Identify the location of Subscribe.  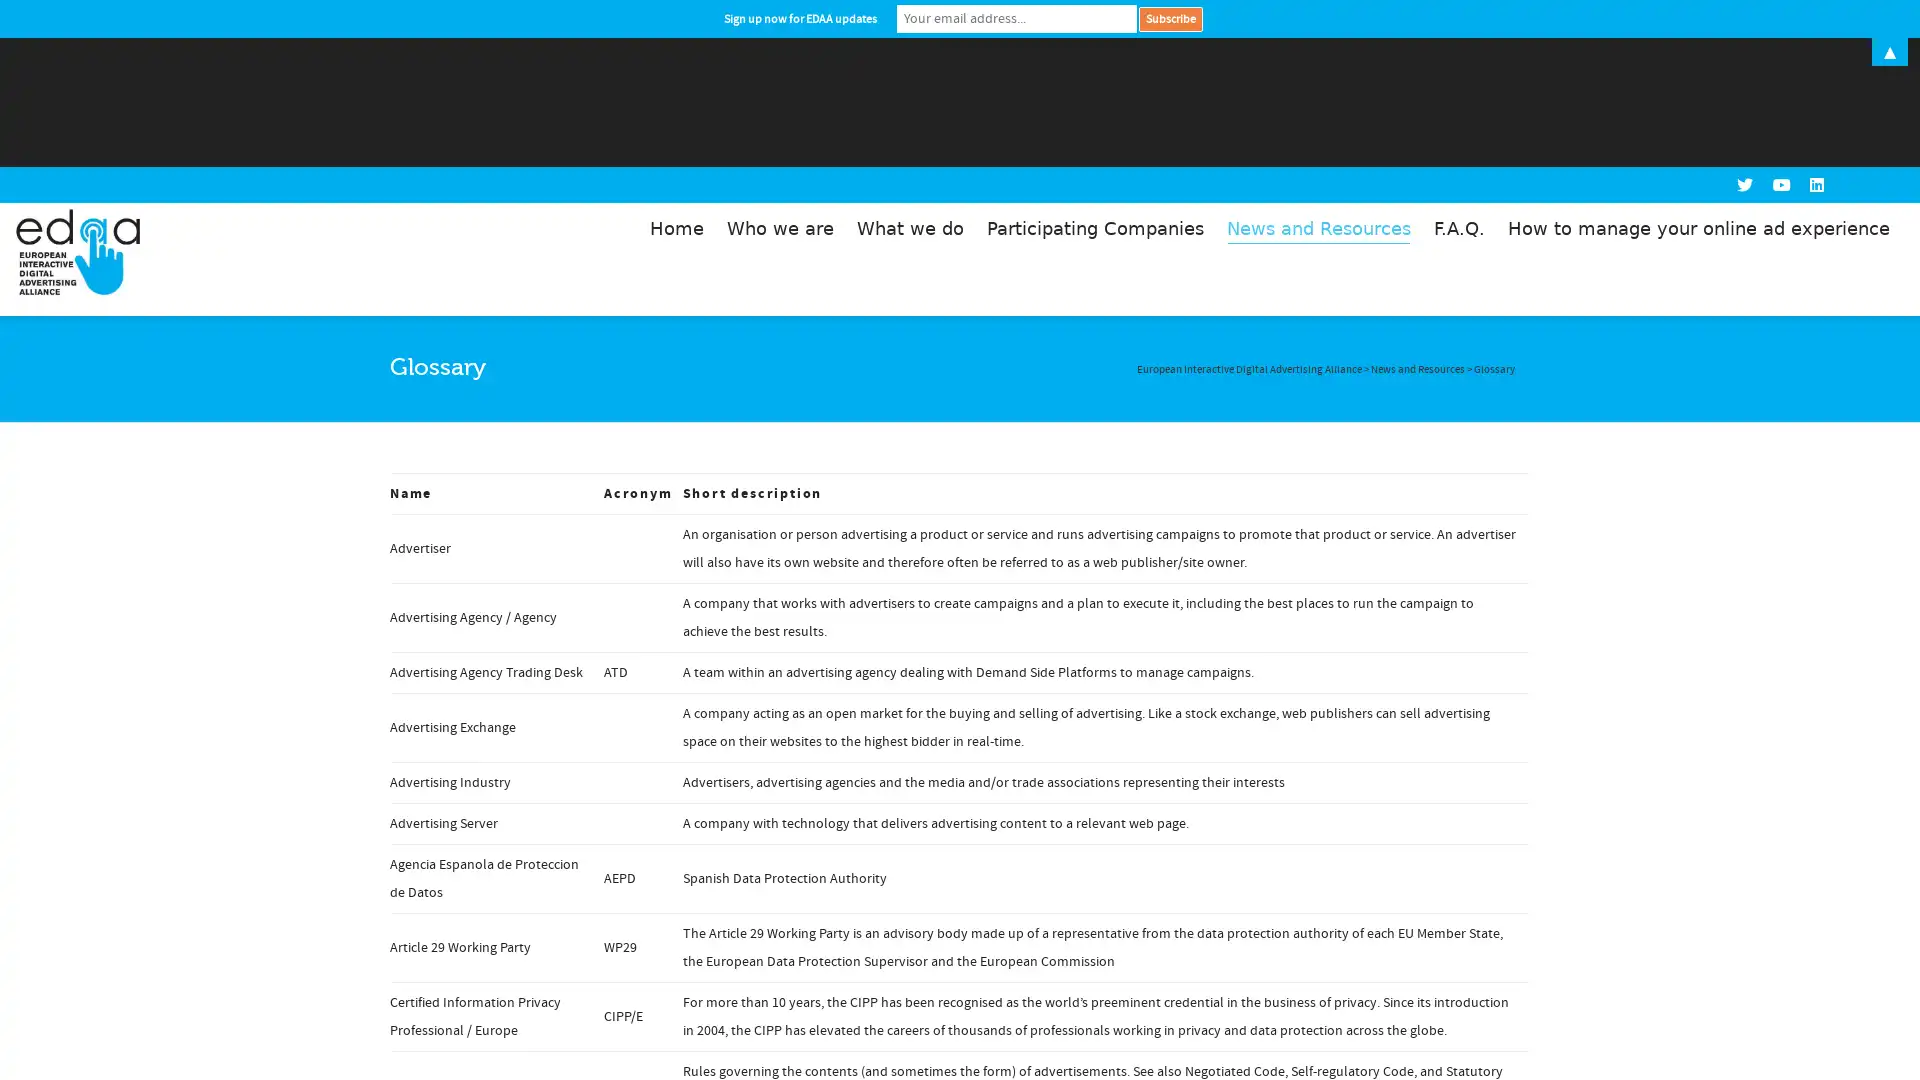
(1170, 18).